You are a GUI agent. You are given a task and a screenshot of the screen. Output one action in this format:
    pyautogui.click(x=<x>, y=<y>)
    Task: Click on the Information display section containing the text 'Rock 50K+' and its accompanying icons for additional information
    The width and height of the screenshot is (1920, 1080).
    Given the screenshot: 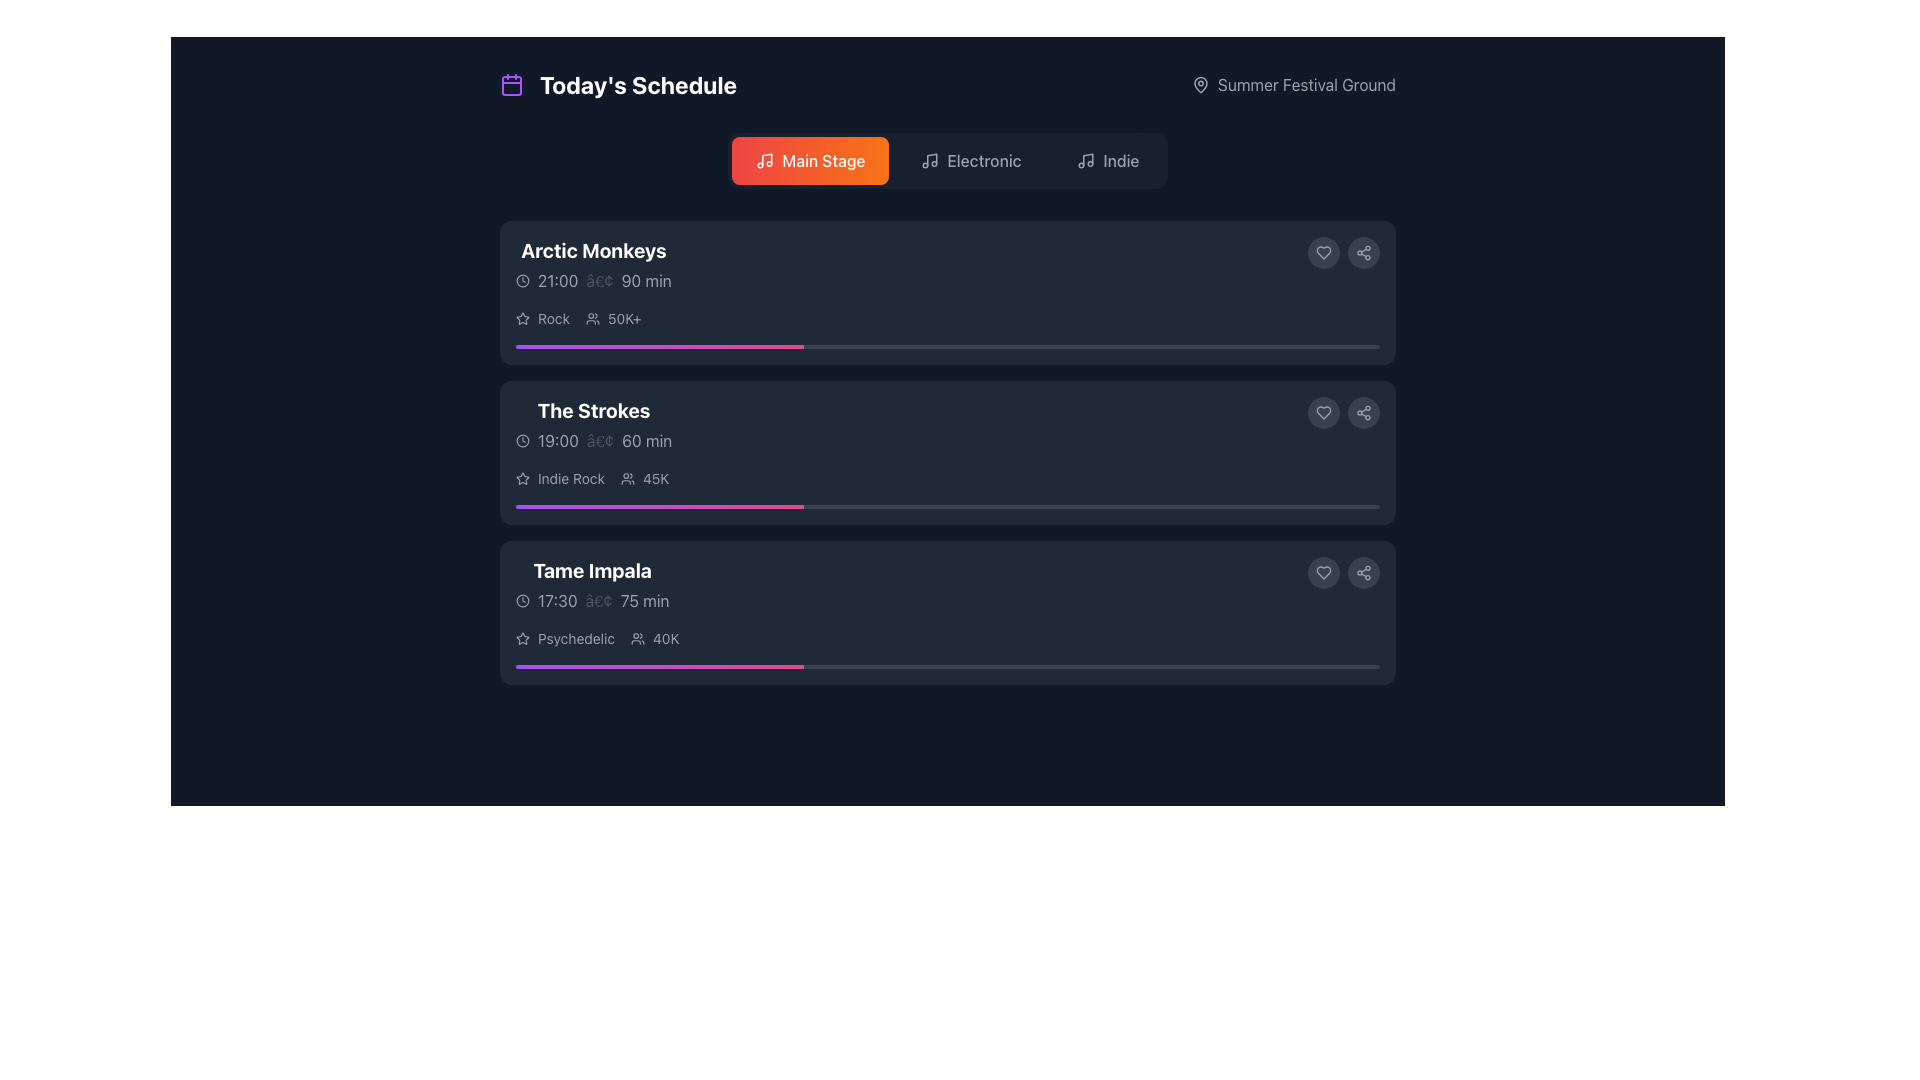 What is the action you would take?
    pyautogui.click(x=947, y=318)
    